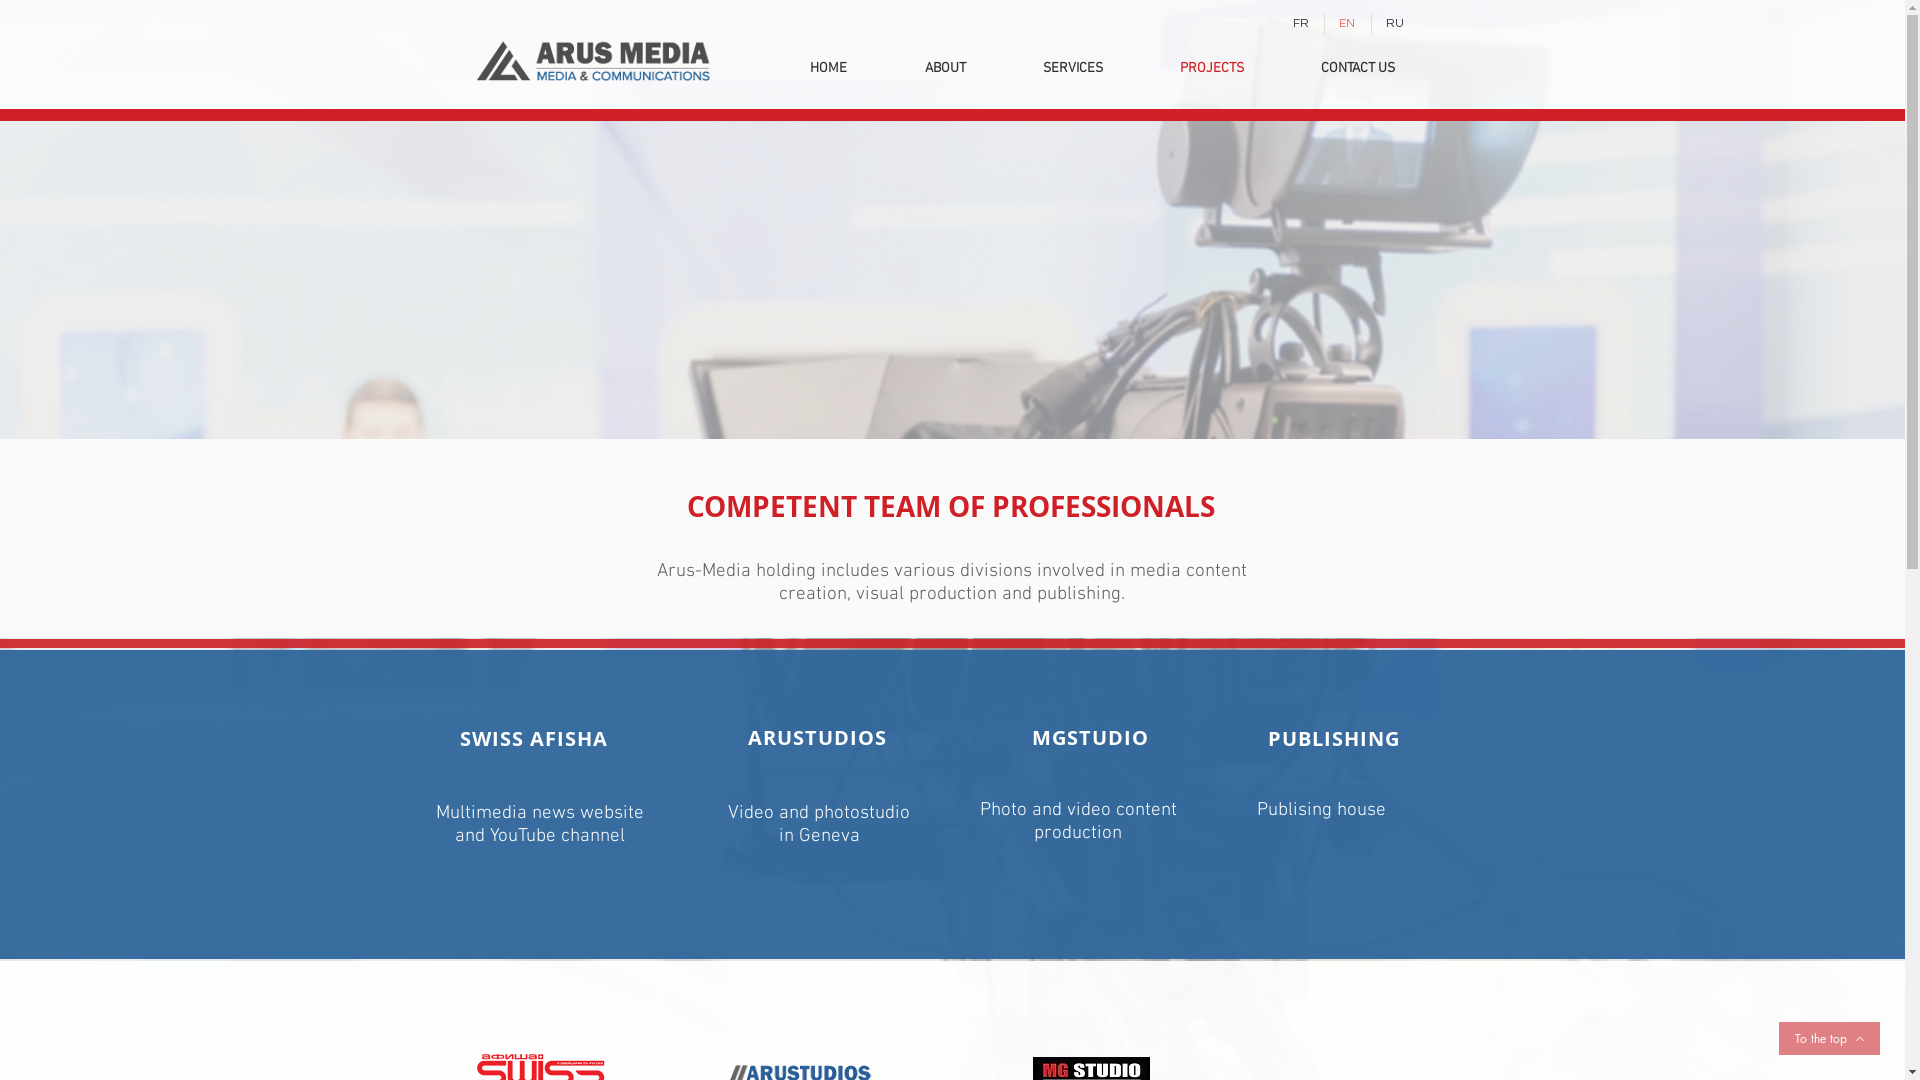 The image size is (1920, 1080). I want to click on 'RU', so click(1394, 23).